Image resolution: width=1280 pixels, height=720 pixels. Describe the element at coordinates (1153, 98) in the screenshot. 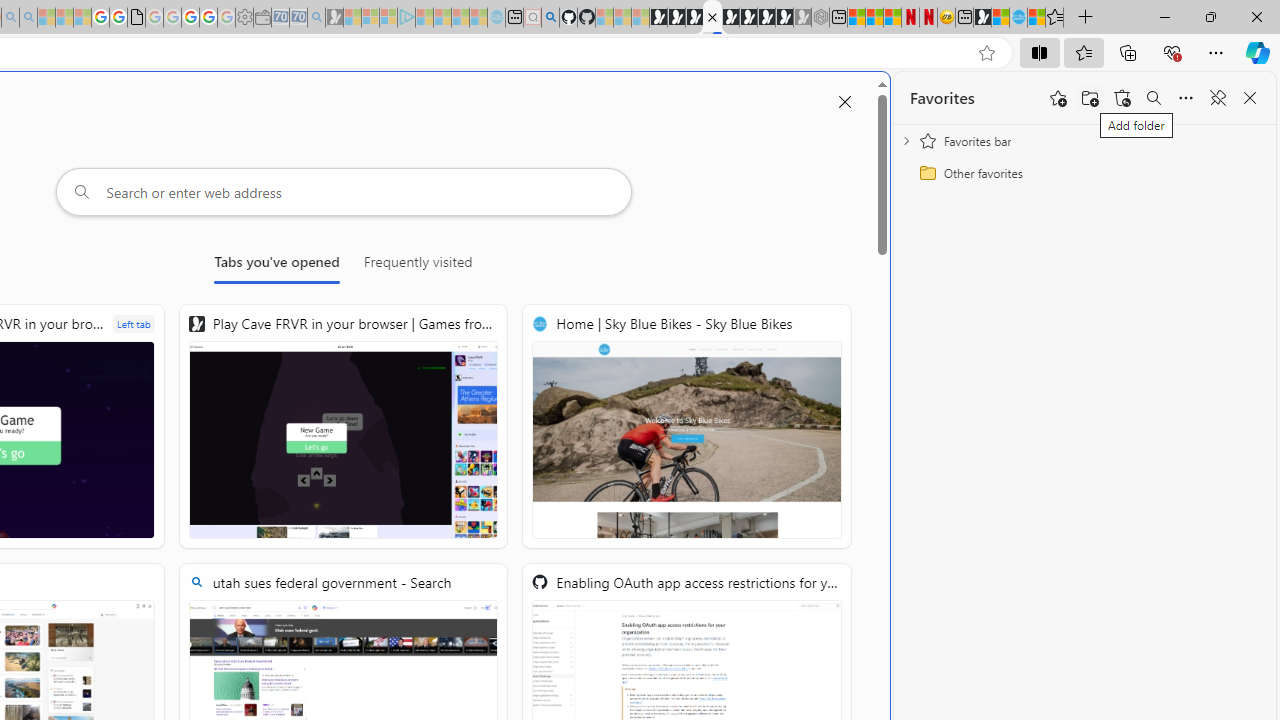

I see `'Search favorites'` at that location.